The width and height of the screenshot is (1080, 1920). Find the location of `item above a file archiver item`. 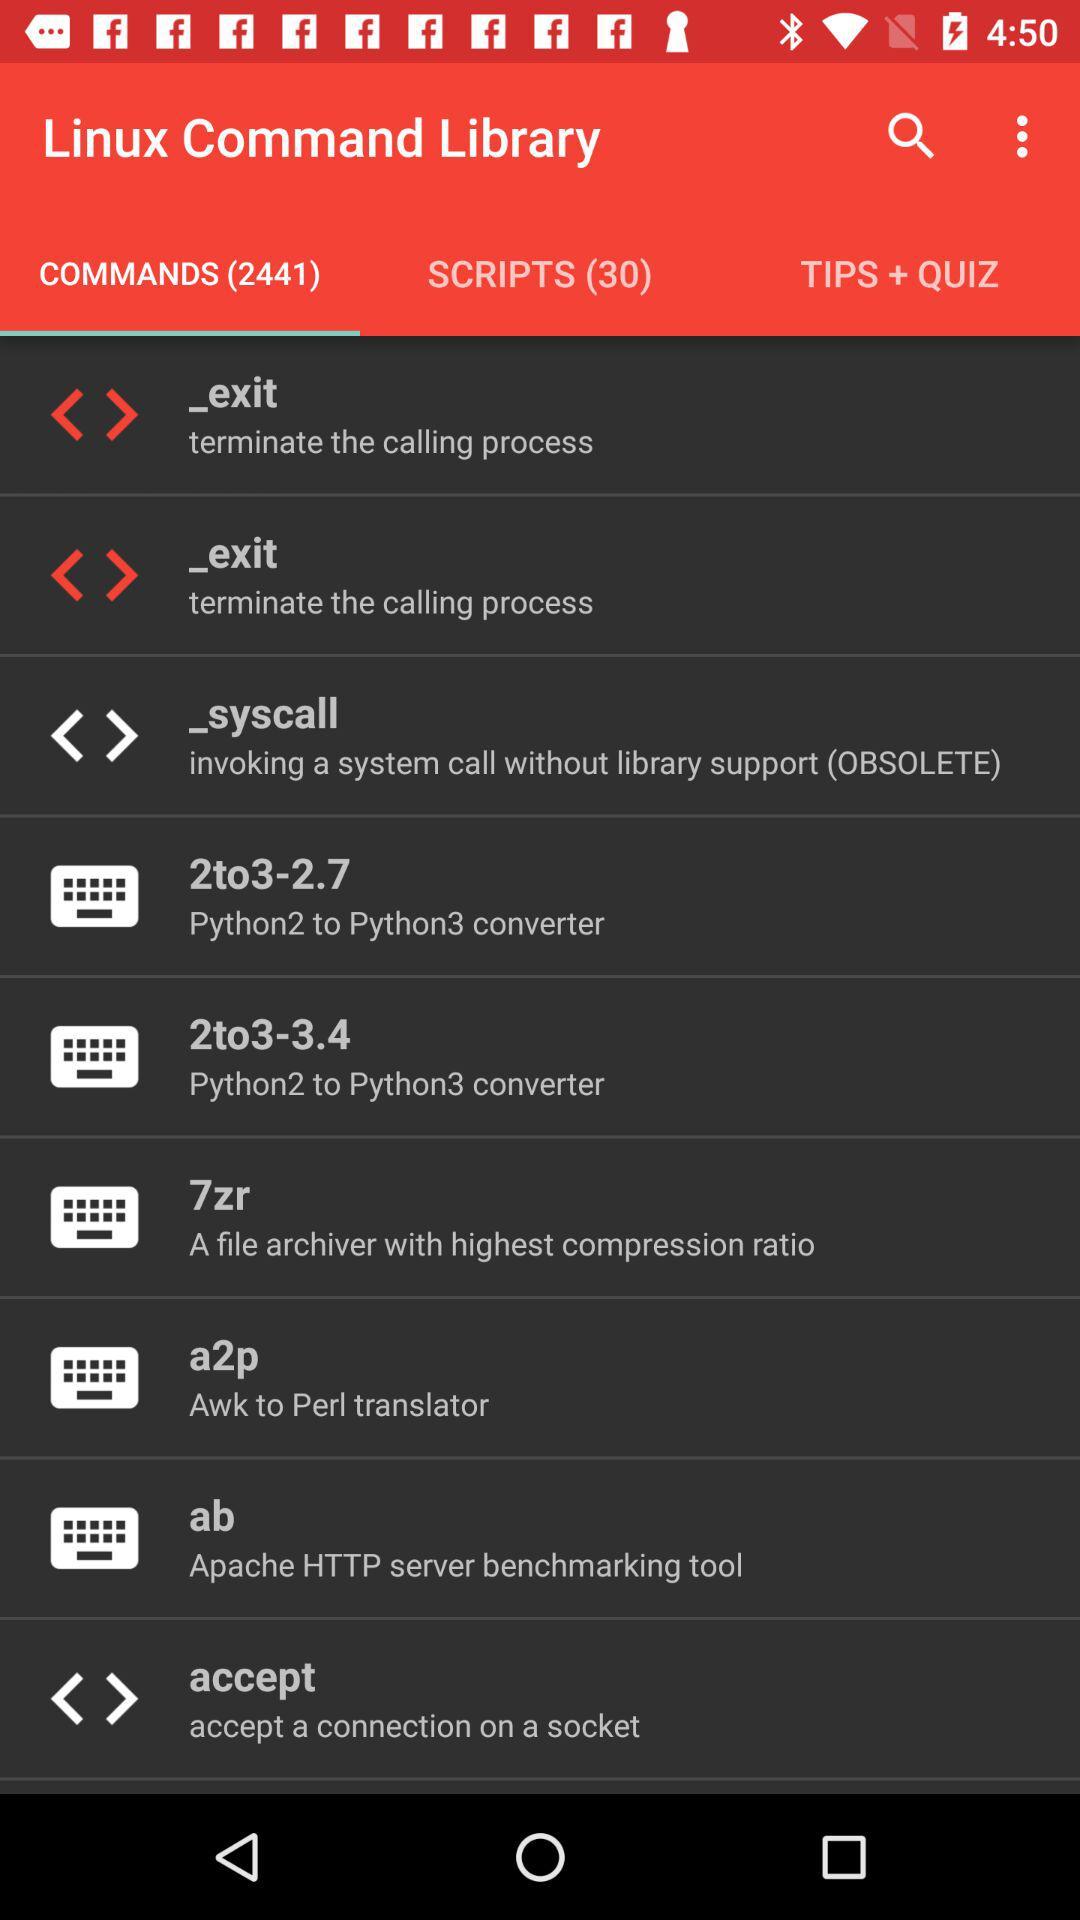

item above a file archiver item is located at coordinates (219, 1193).